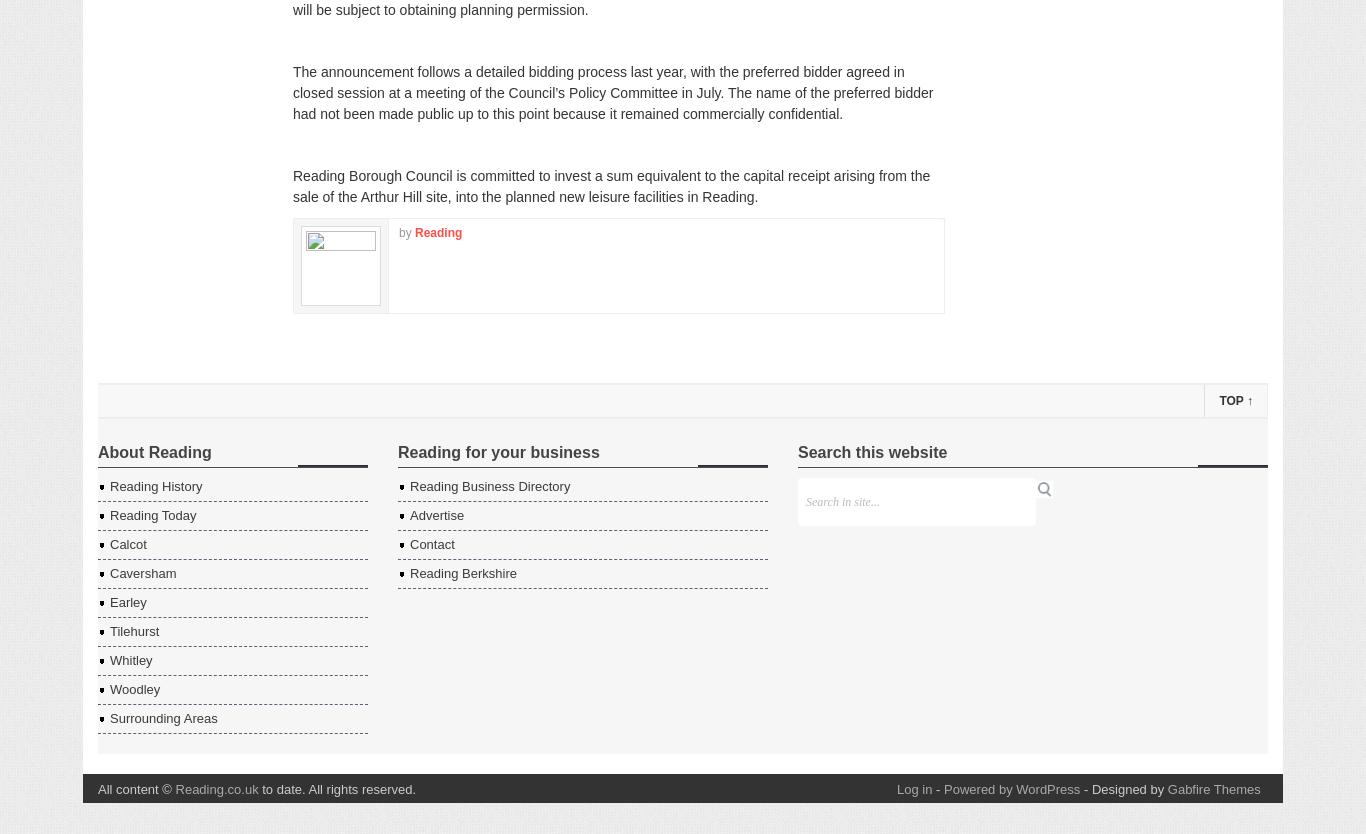 This screenshot has height=834, width=1366. I want to click on 'Tilehurst', so click(133, 630).